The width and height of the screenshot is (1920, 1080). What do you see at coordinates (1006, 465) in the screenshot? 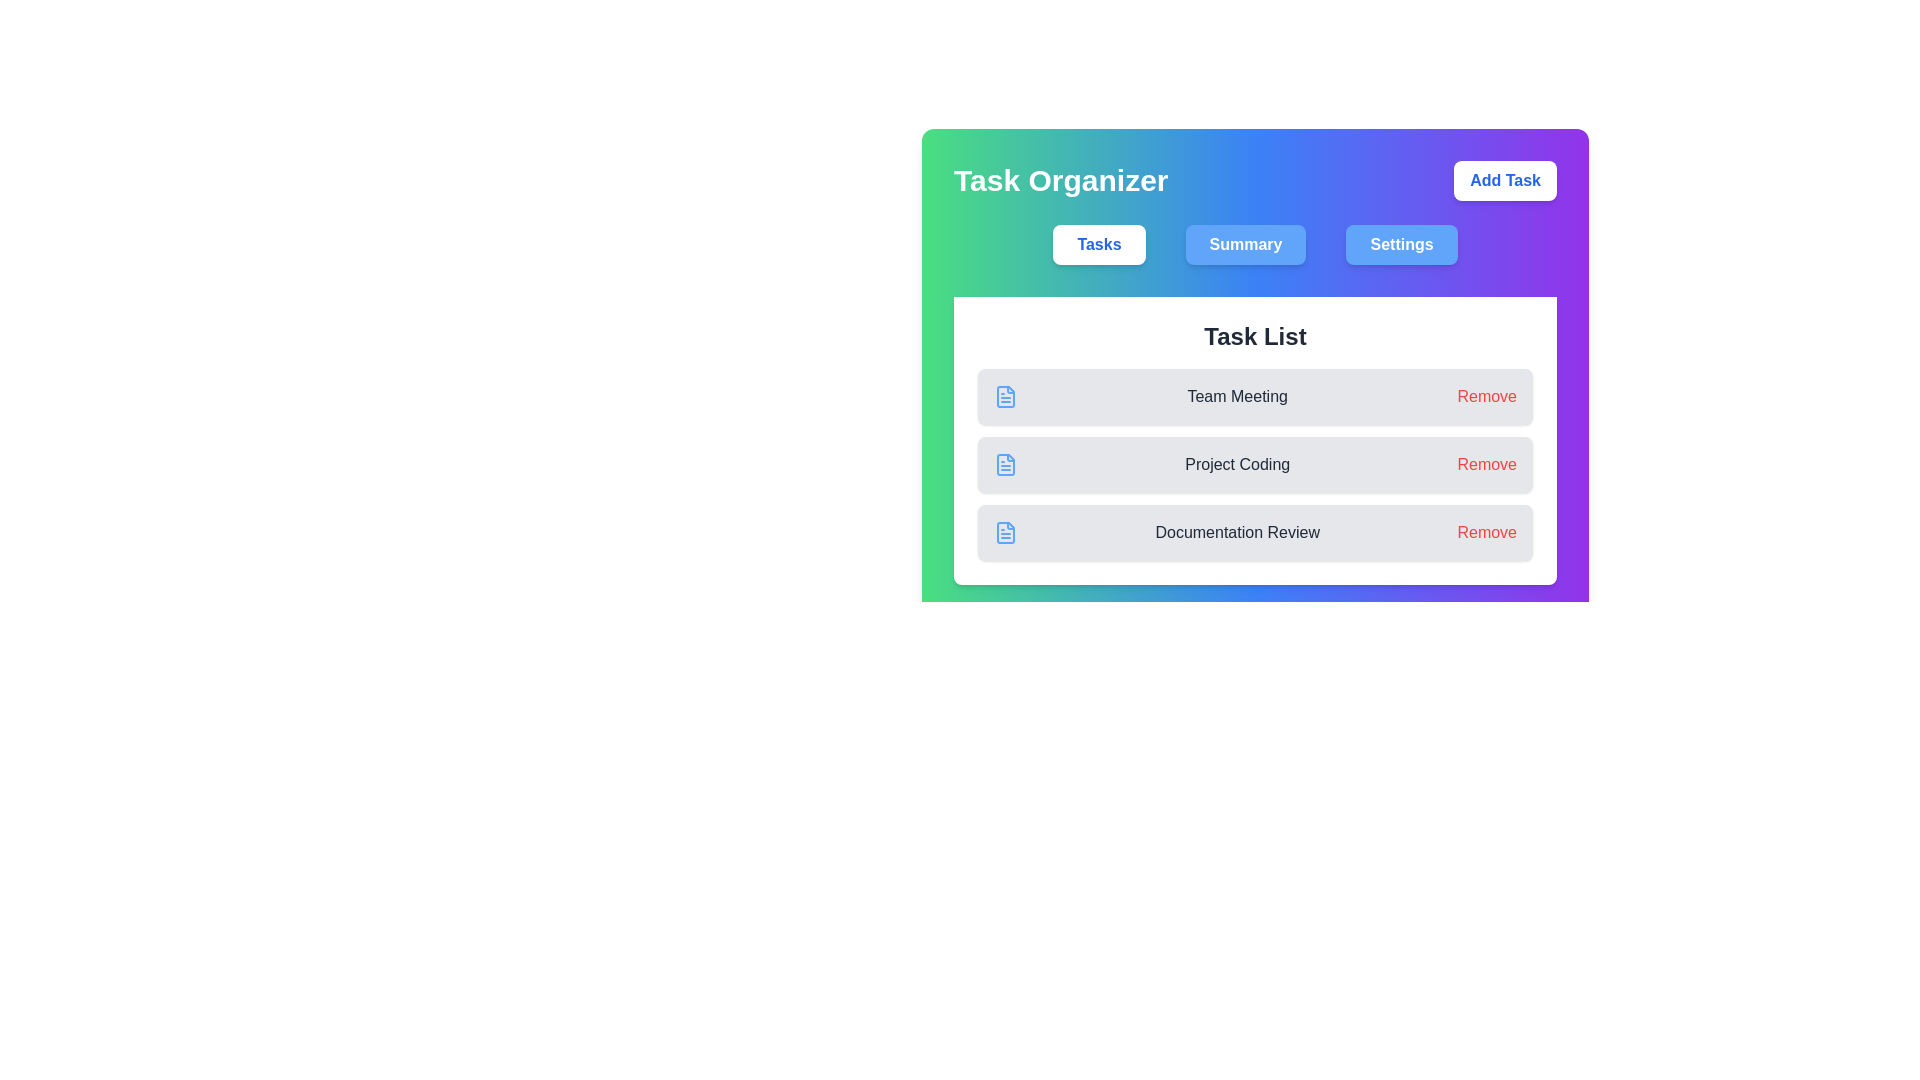
I see `the icon representing the 'Project Coding' task` at bounding box center [1006, 465].